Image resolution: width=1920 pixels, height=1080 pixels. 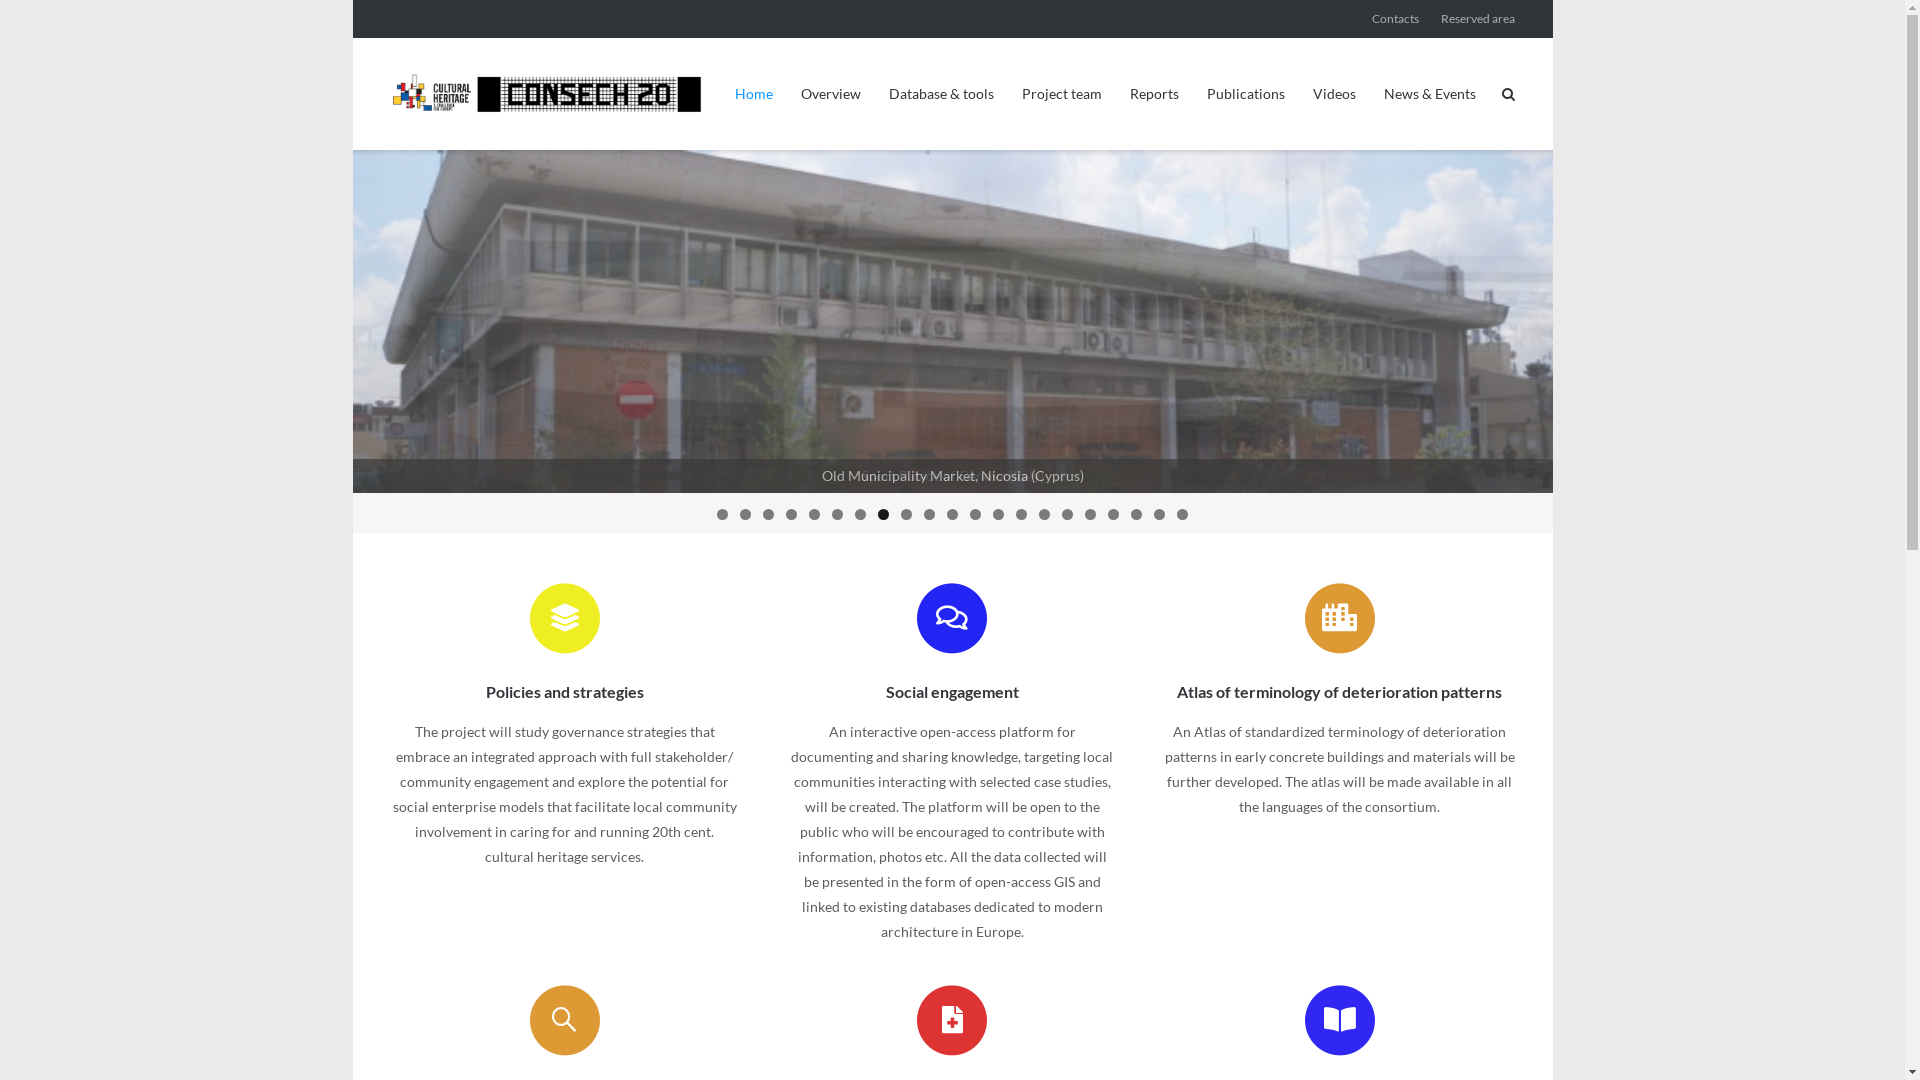 What do you see at coordinates (1136, 513) in the screenshot?
I see `'19'` at bounding box center [1136, 513].